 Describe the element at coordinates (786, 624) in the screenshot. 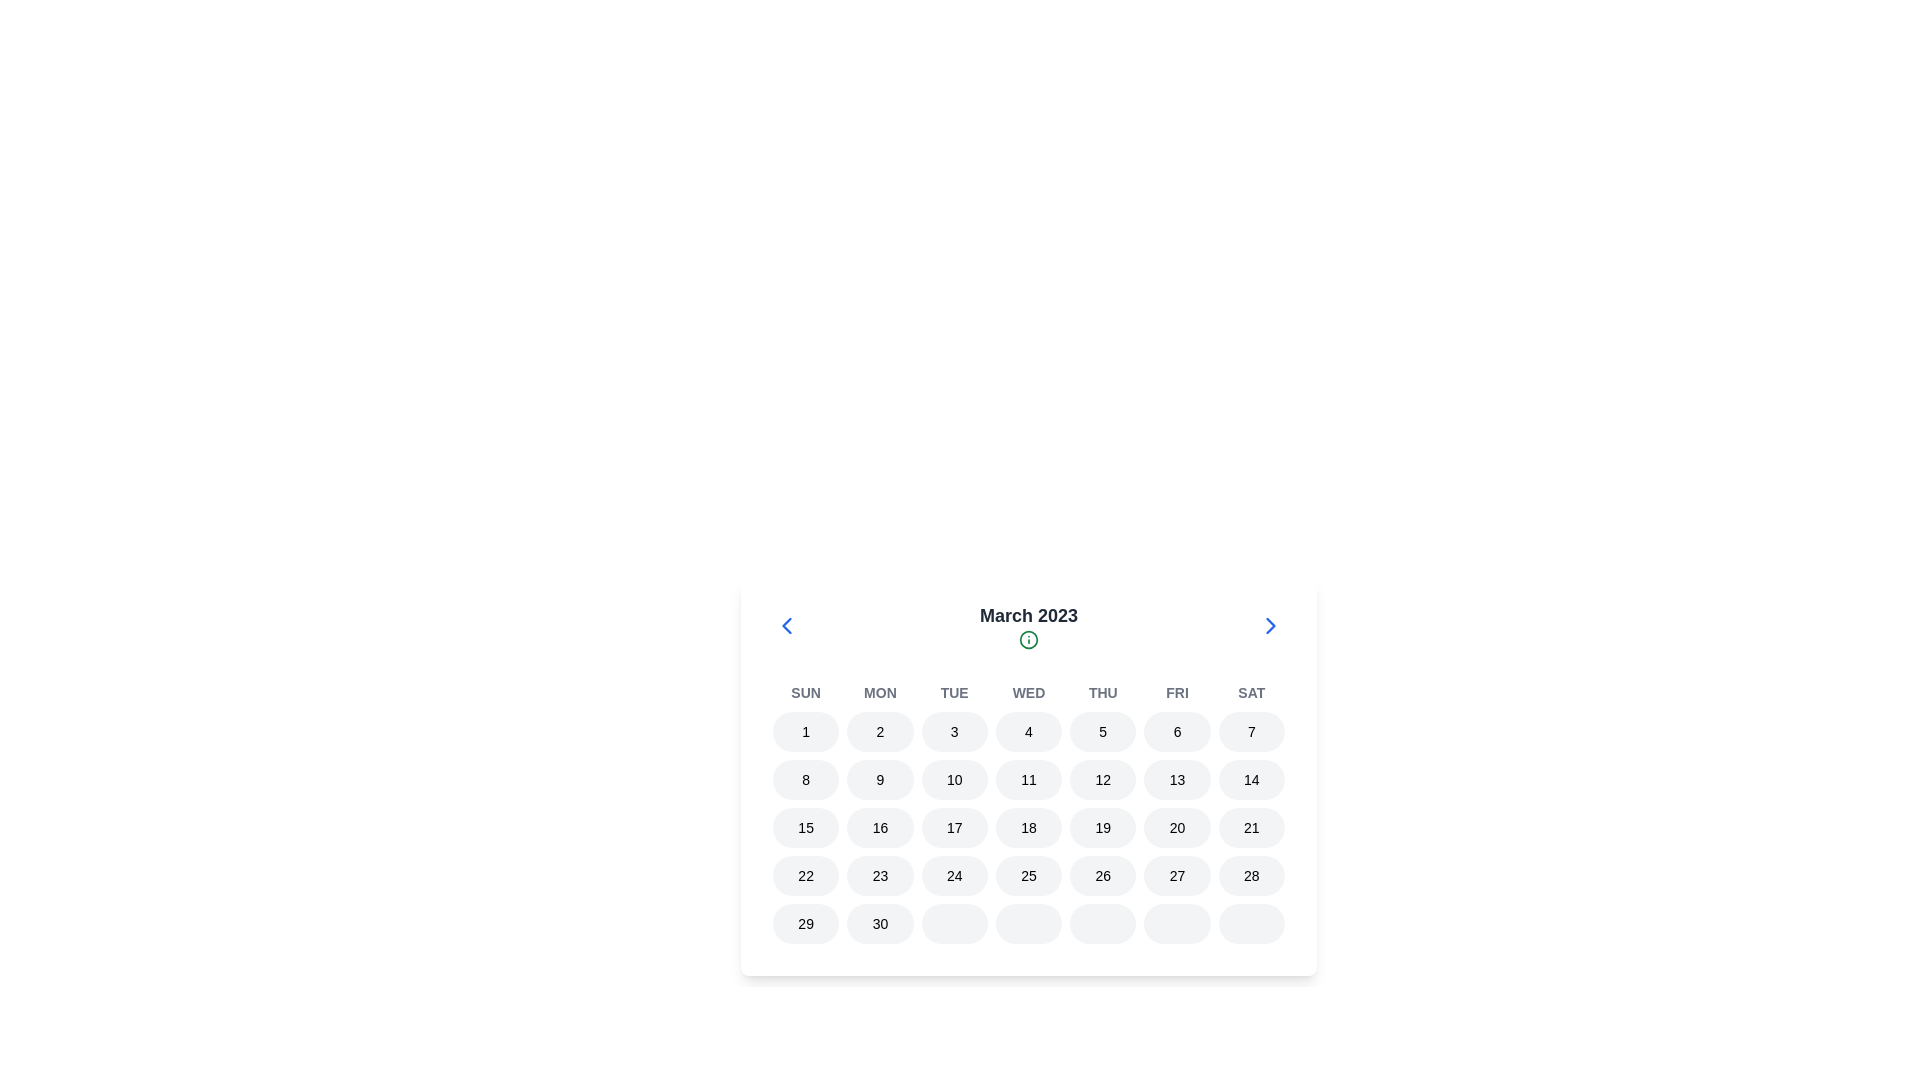

I see `the graphical representation of the left chevron icon in the SVG element at the top-left corner of the calendar interface` at that location.